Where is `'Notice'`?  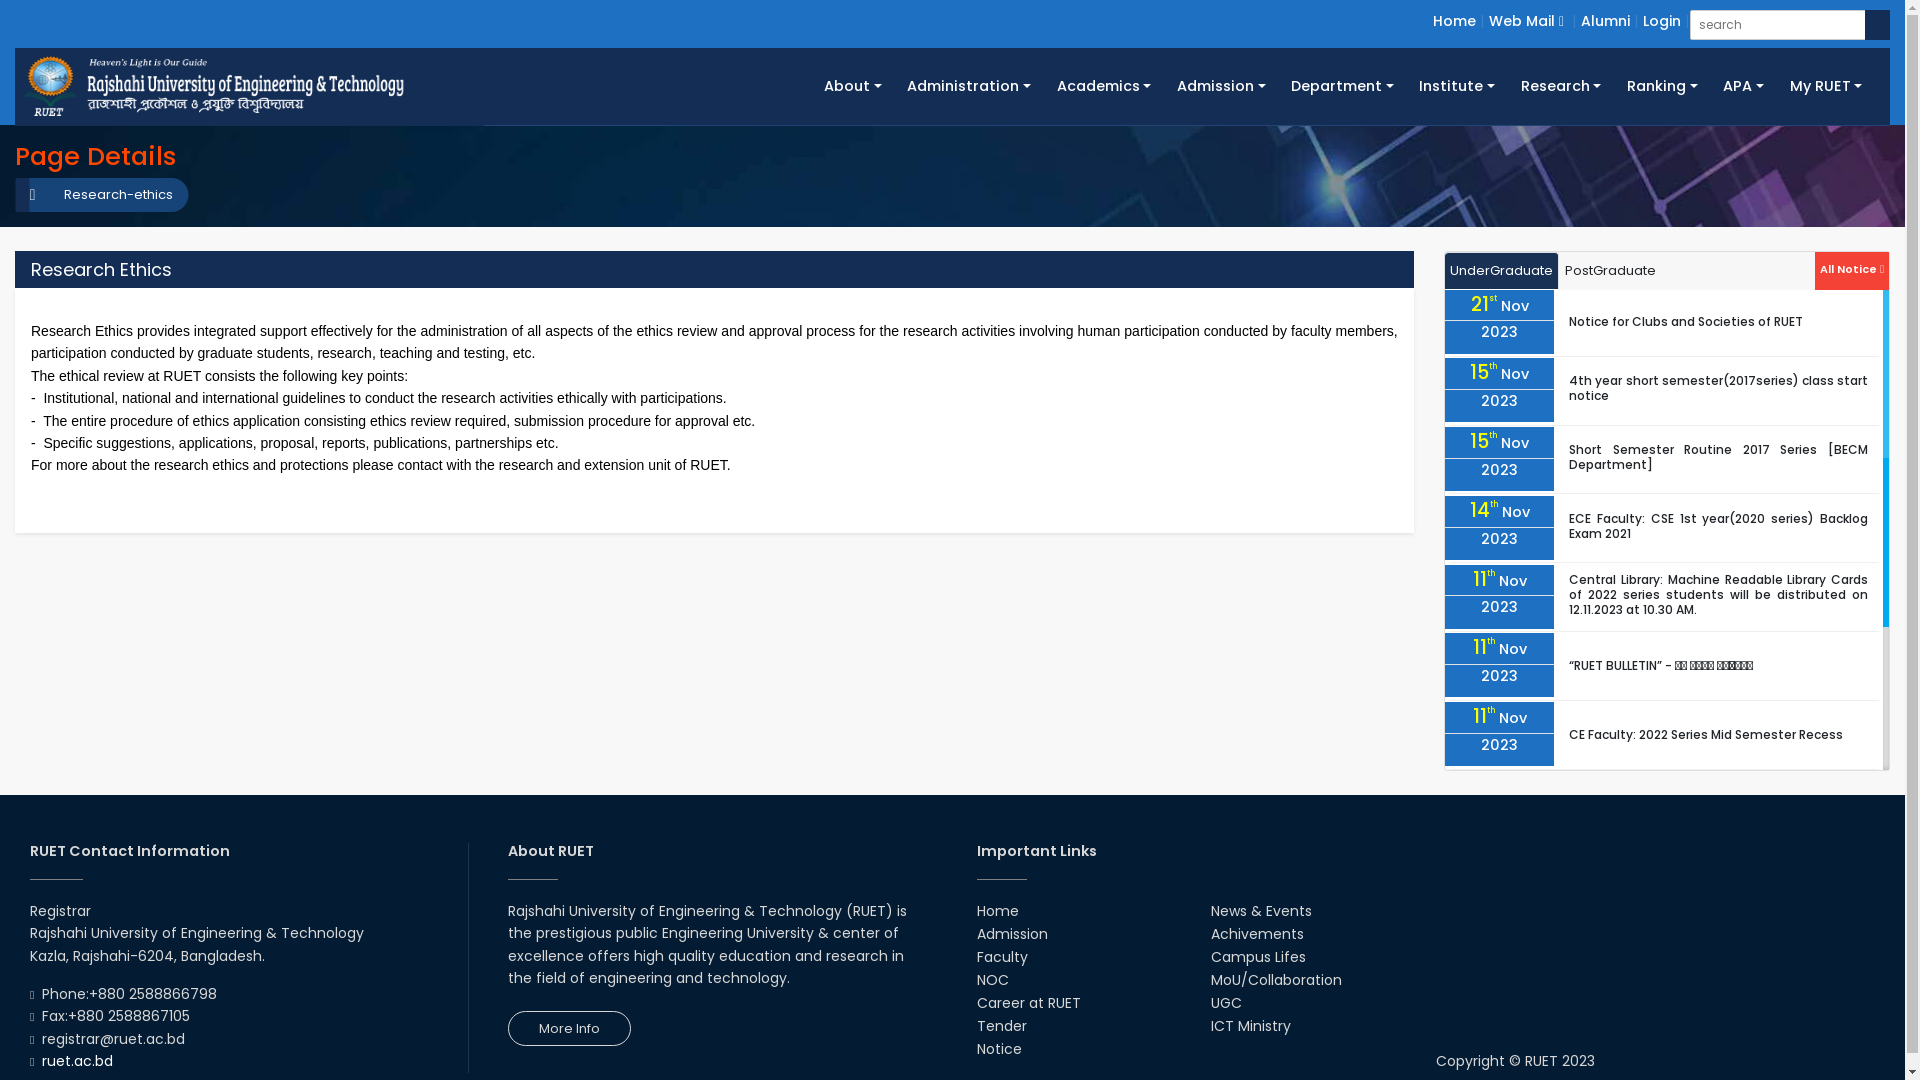
'Notice' is located at coordinates (975, 1048).